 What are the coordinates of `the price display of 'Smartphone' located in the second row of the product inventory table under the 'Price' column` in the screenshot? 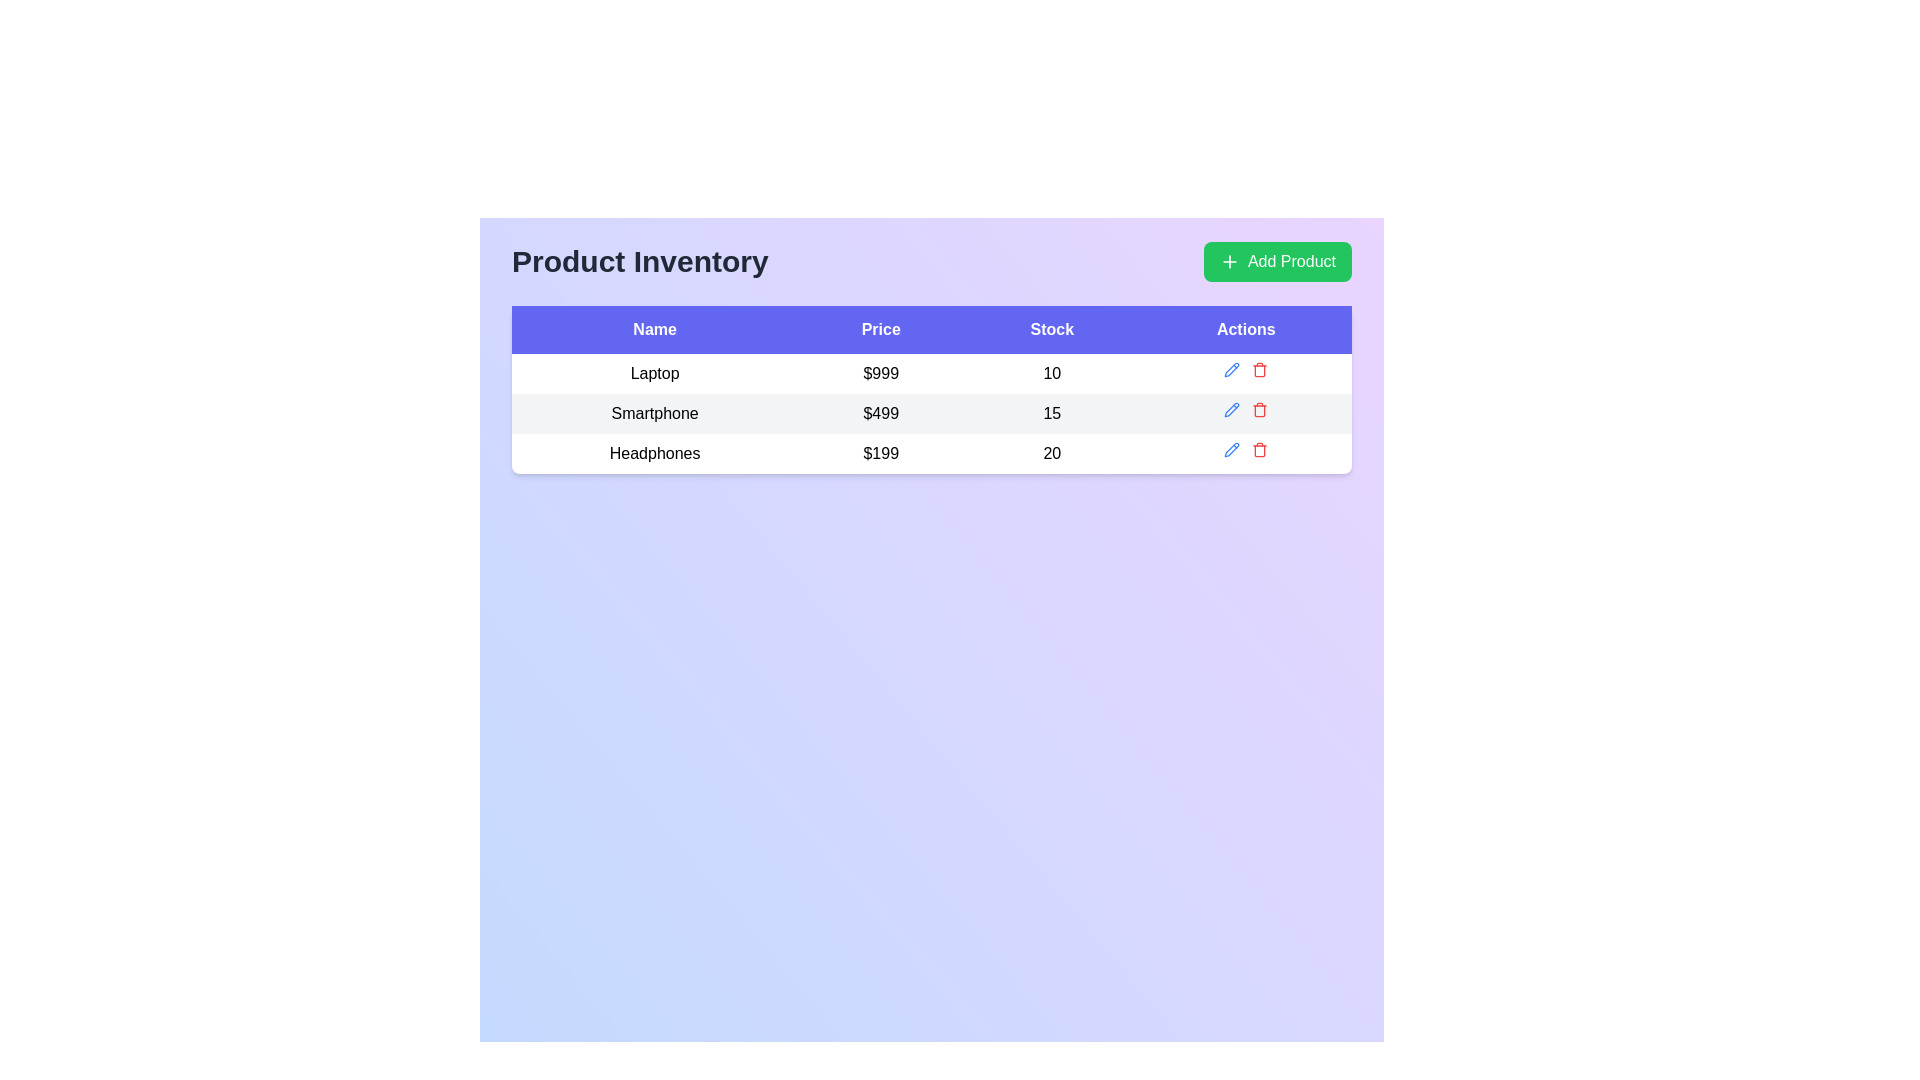 It's located at (880, 412).